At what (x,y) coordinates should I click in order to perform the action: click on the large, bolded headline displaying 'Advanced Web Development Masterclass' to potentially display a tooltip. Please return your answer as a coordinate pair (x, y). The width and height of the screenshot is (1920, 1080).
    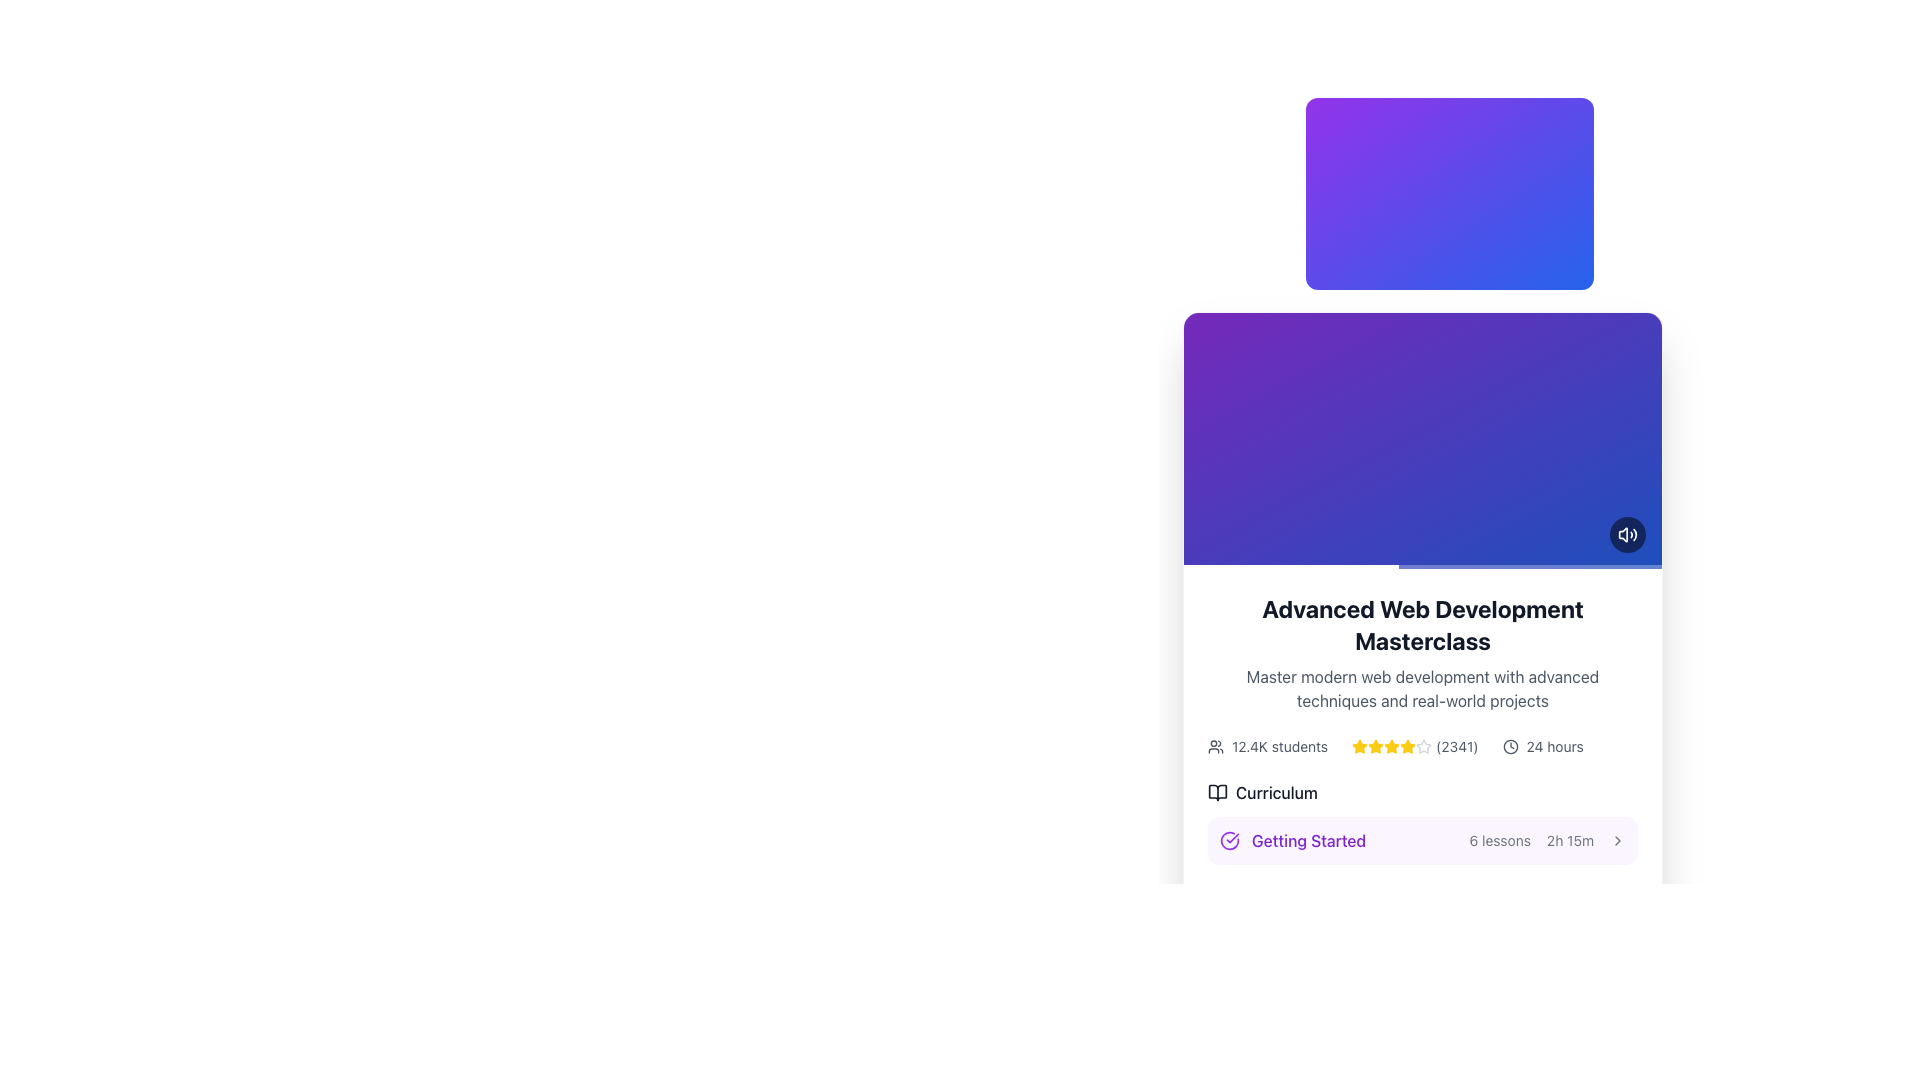
    Looking at the image, I should click on (1421, 623).